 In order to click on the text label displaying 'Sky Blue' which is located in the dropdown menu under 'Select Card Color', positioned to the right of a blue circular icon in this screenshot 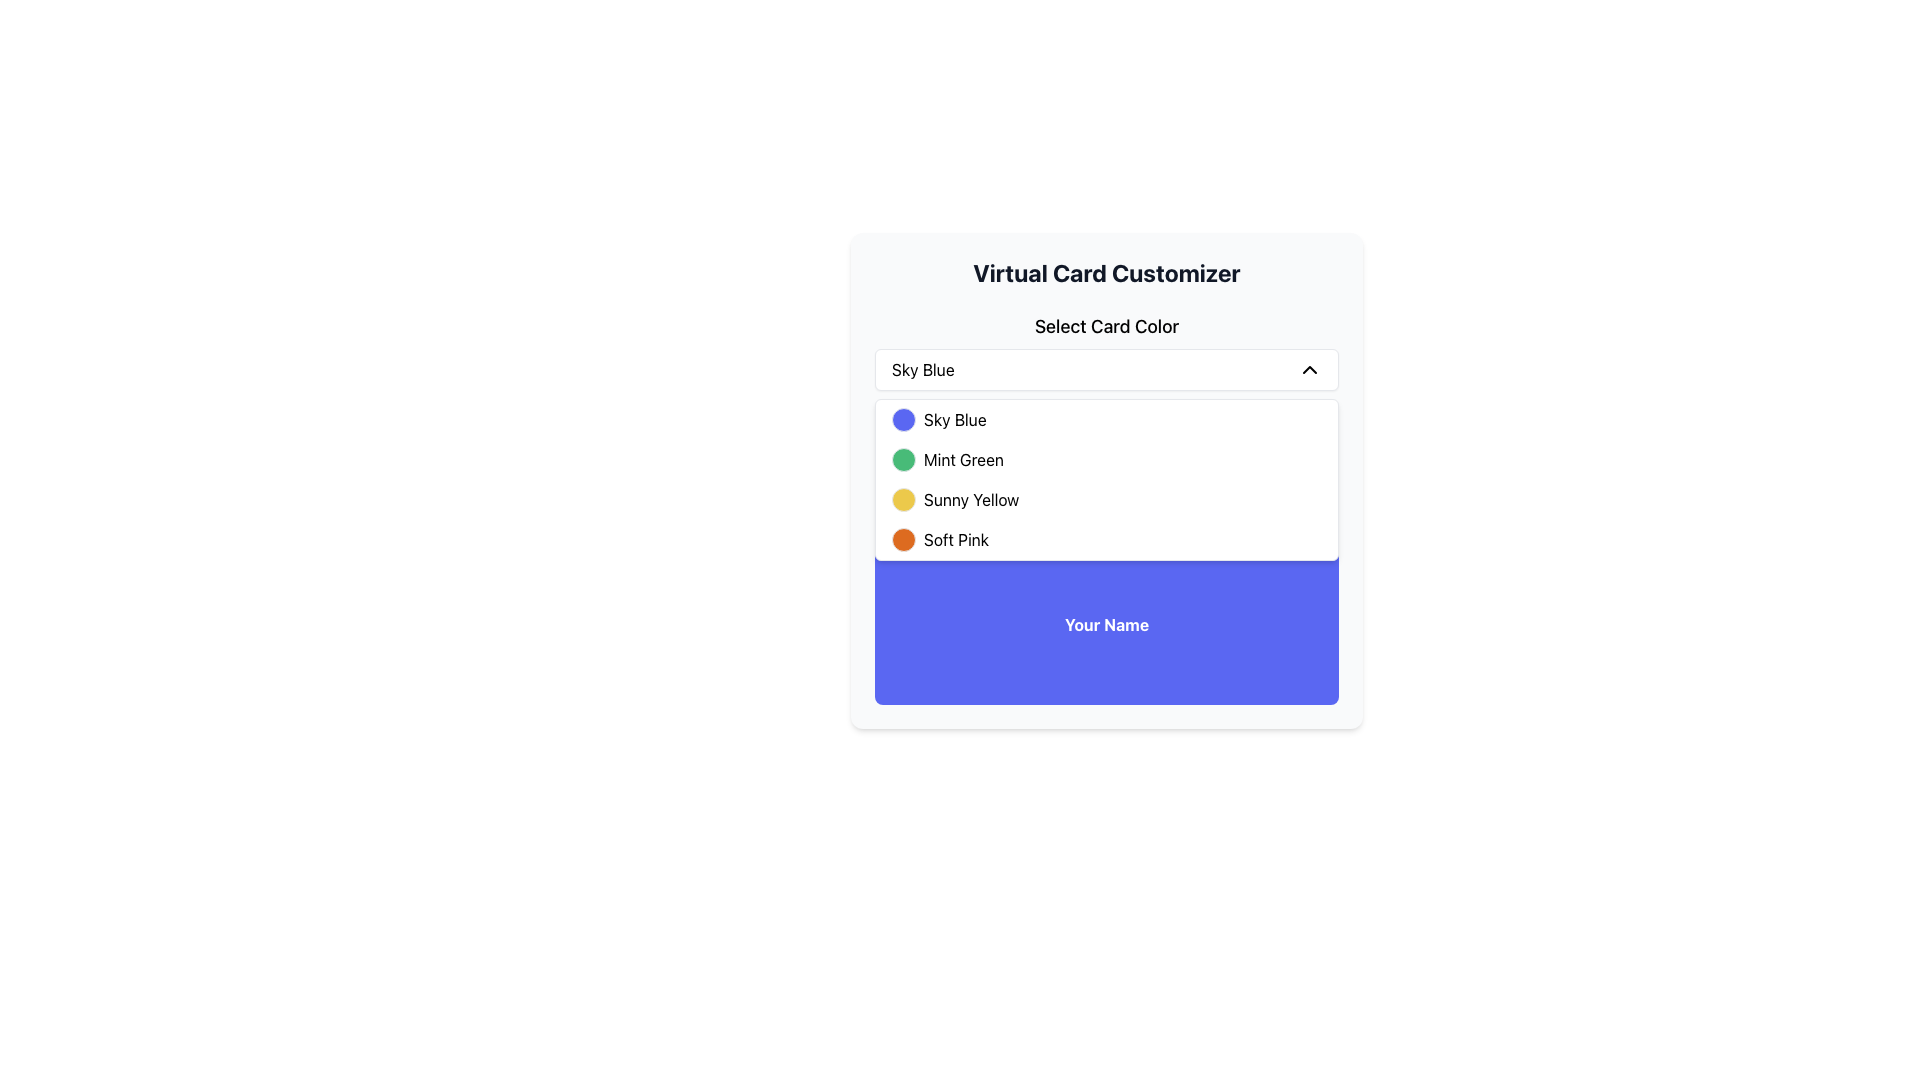, I will do `click(954, 419)`.